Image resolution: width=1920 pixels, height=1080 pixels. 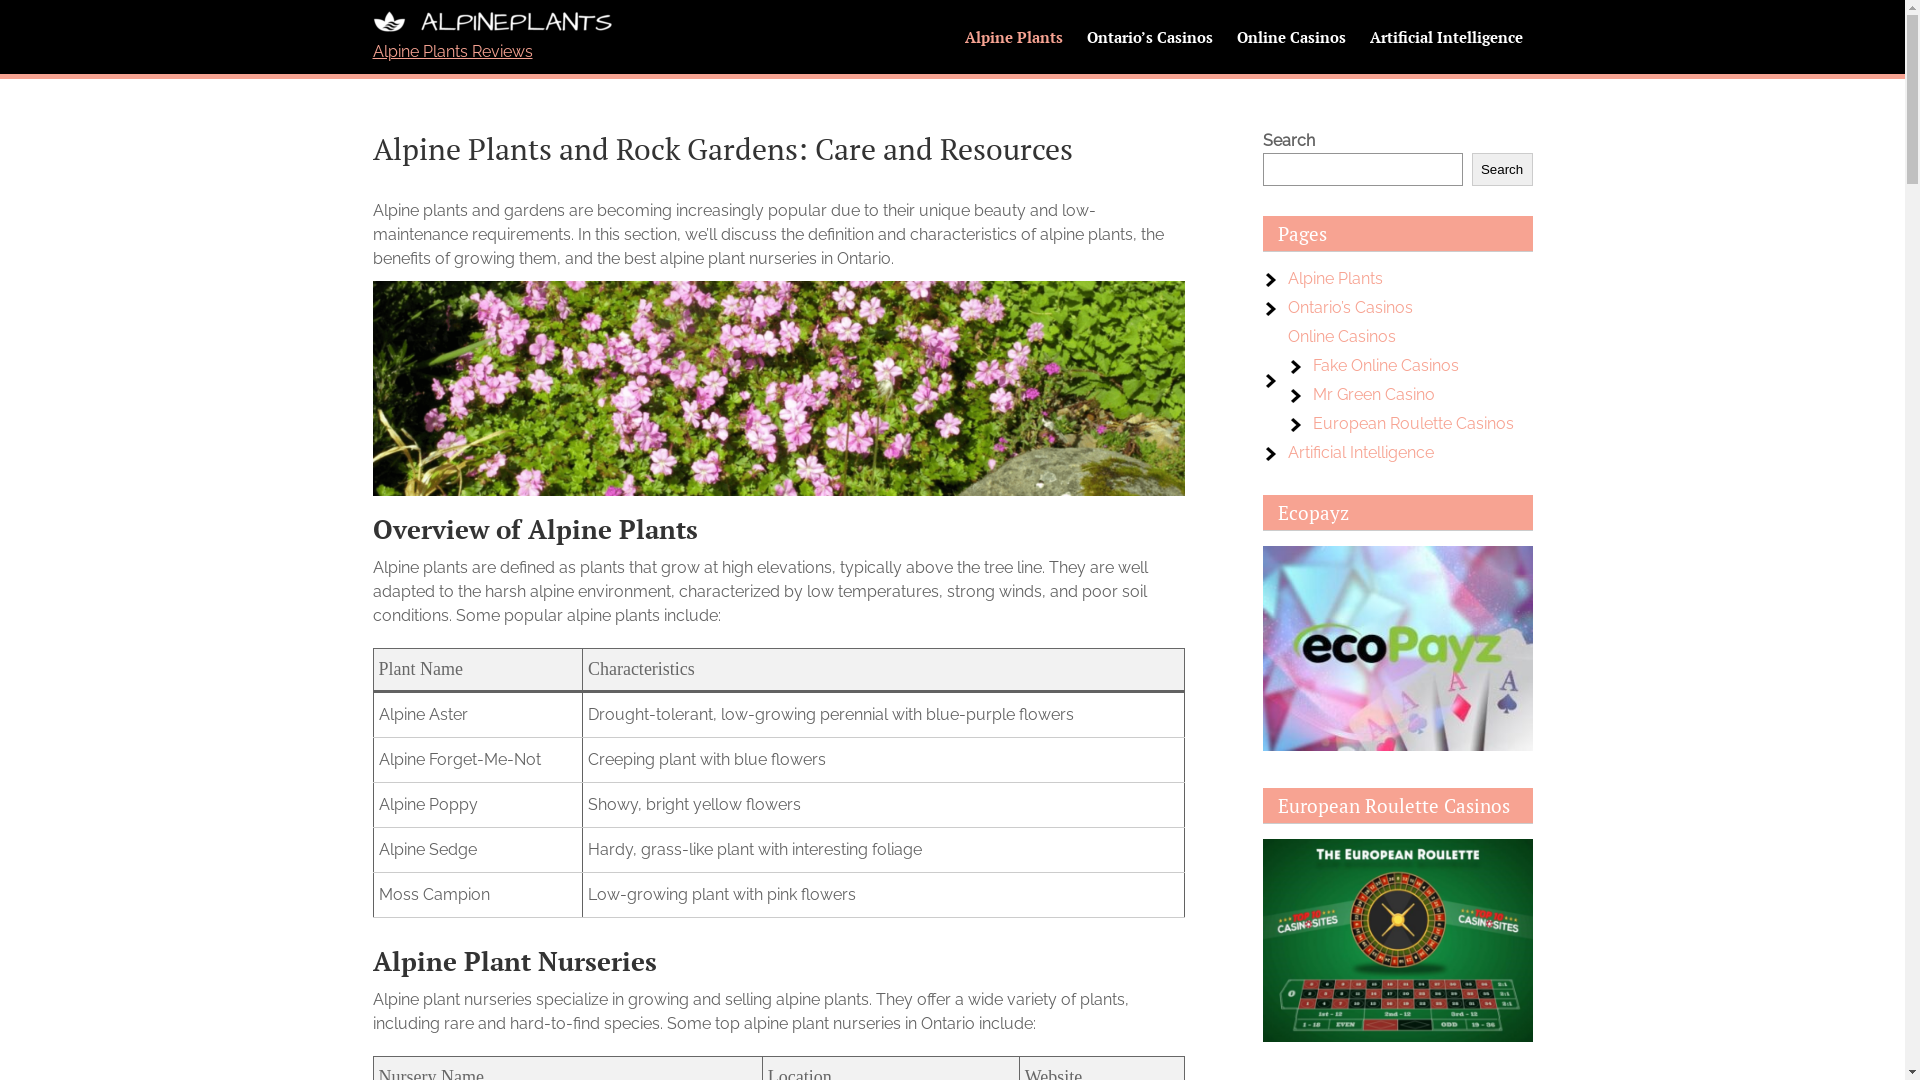 I want to click on 'Alpine Plants', so click(x=1012, y=37).